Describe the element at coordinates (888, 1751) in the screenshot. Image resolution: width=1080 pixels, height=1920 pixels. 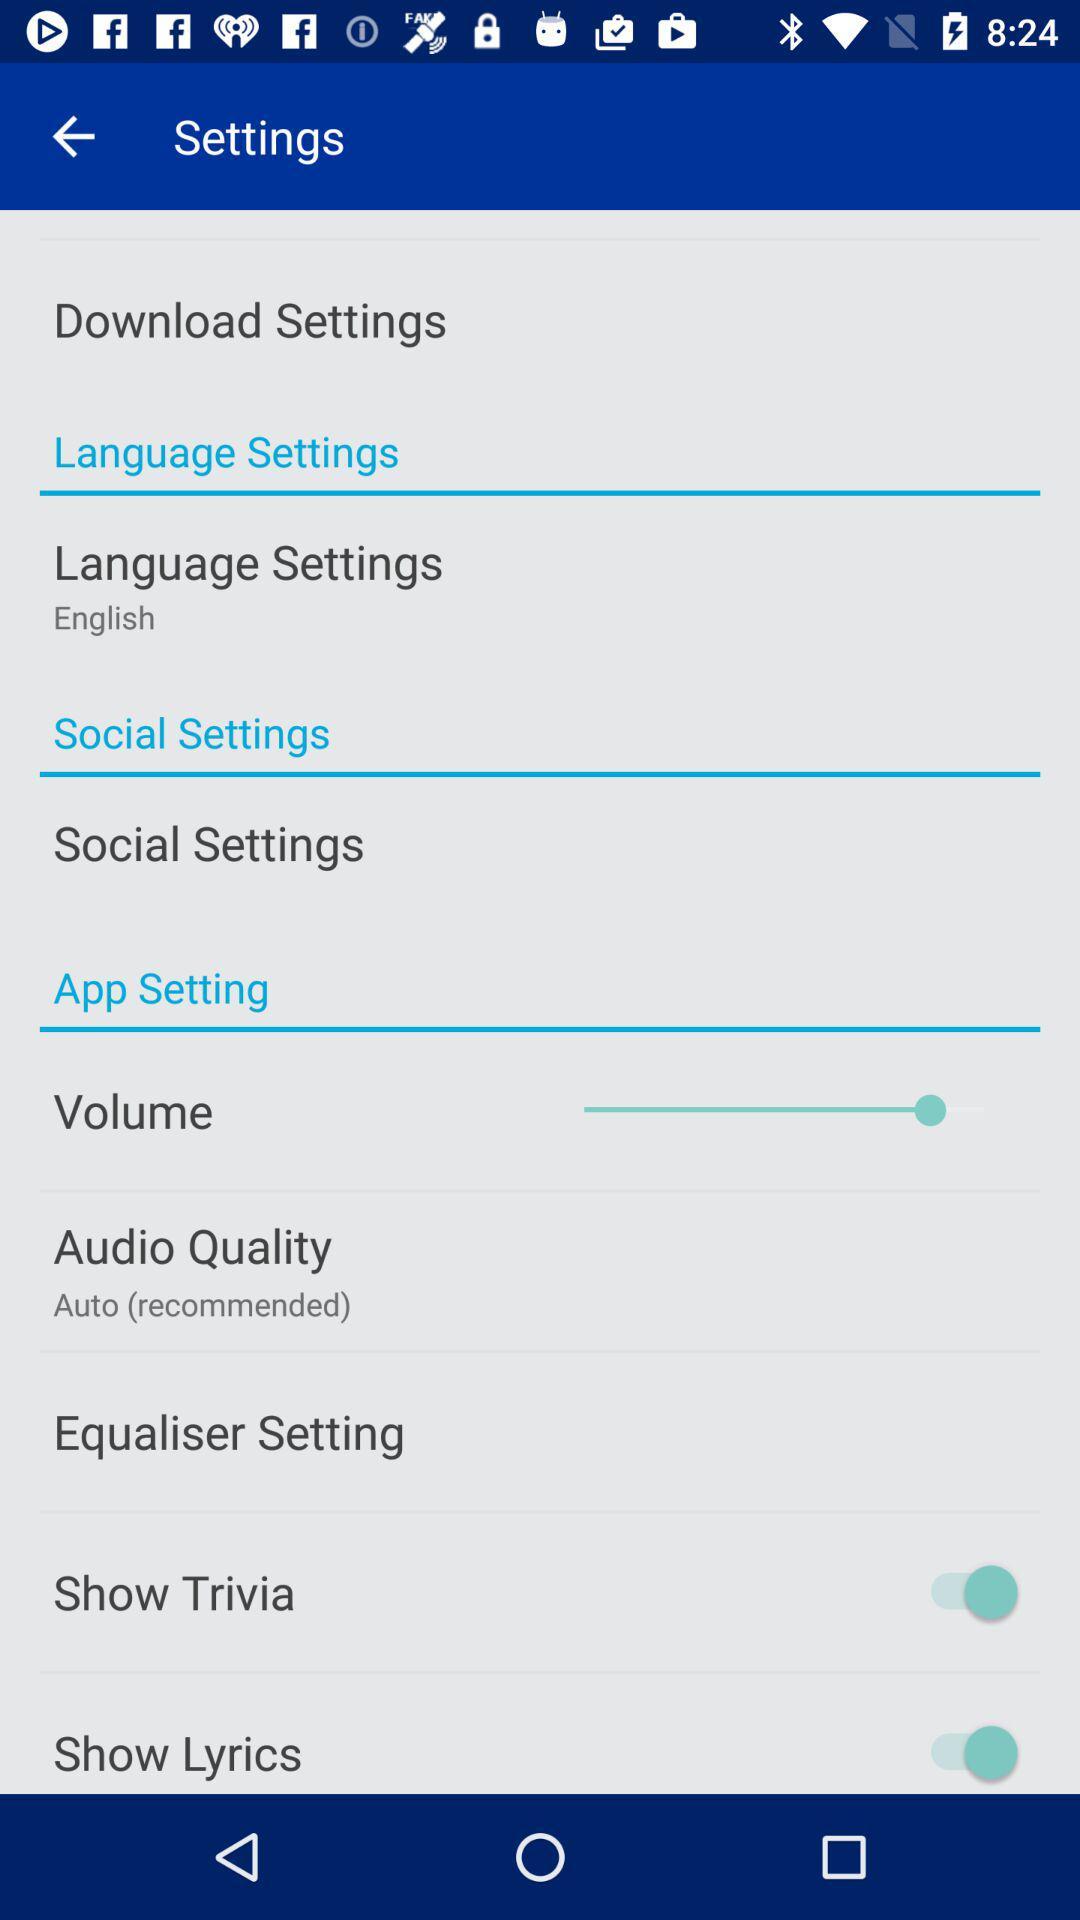
I see `item next to show lyrics icon` at that location.